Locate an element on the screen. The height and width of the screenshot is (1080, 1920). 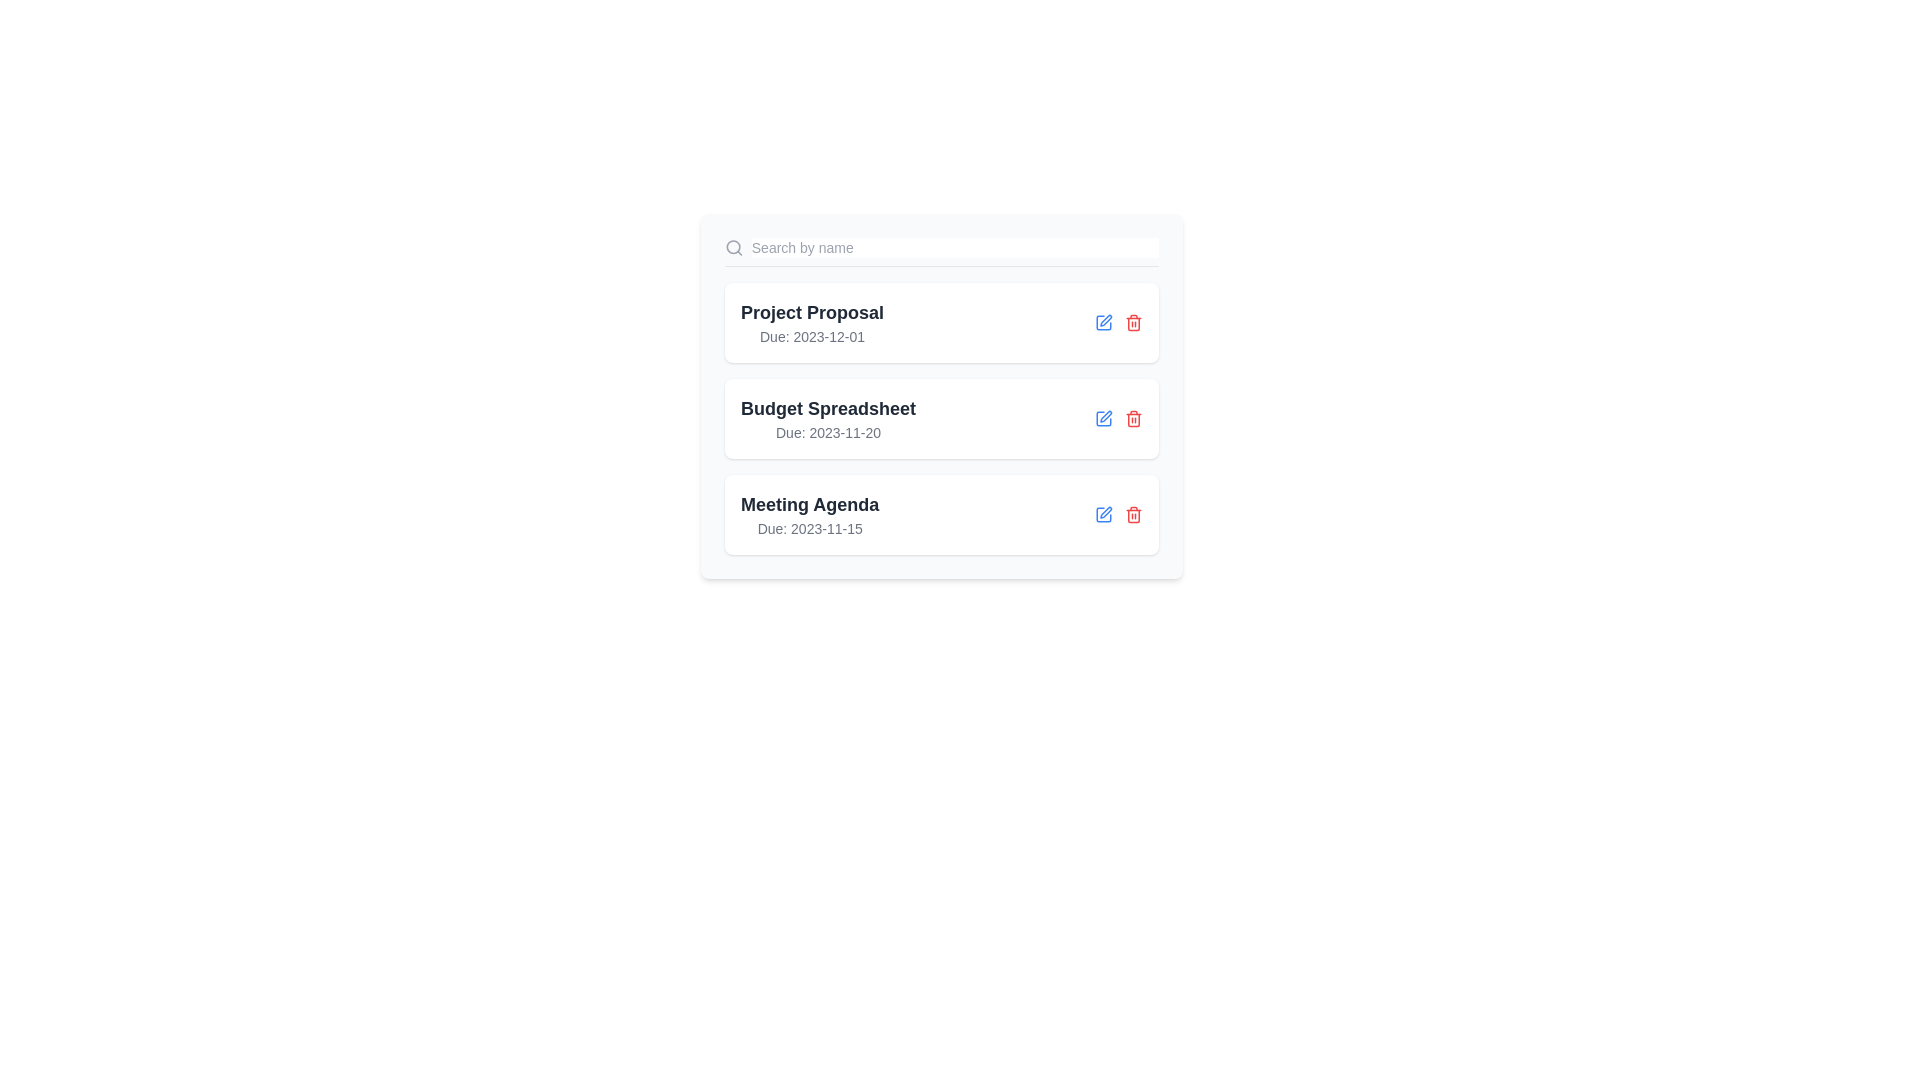
the edit icon for the item named Meeting Agenda is located at coordinates (1103, 514).